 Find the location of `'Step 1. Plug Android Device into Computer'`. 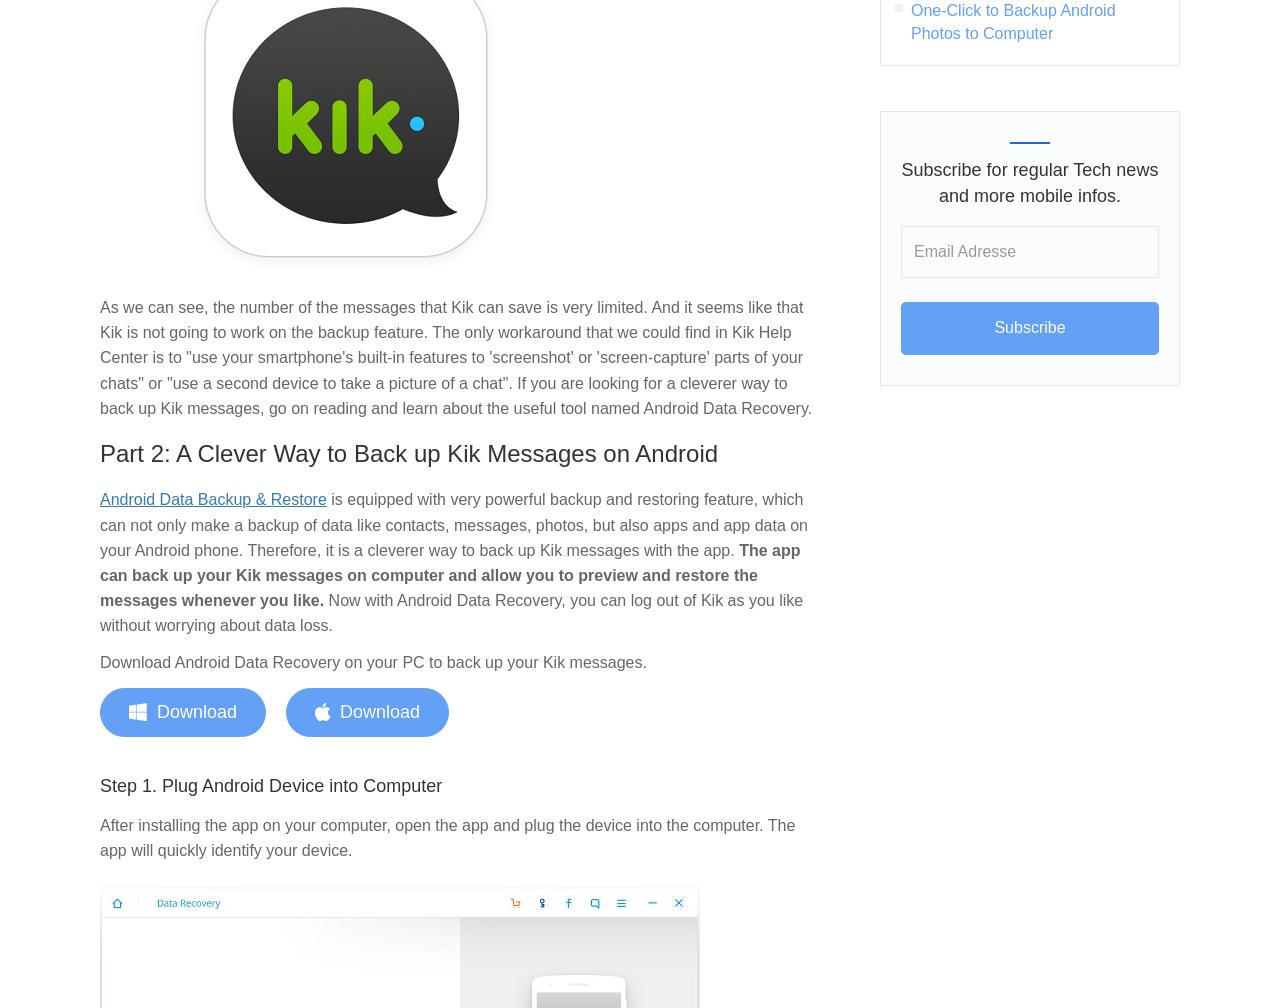

'Step 1. Plug Android Device into Computer' is located at coordinates (269, 785).